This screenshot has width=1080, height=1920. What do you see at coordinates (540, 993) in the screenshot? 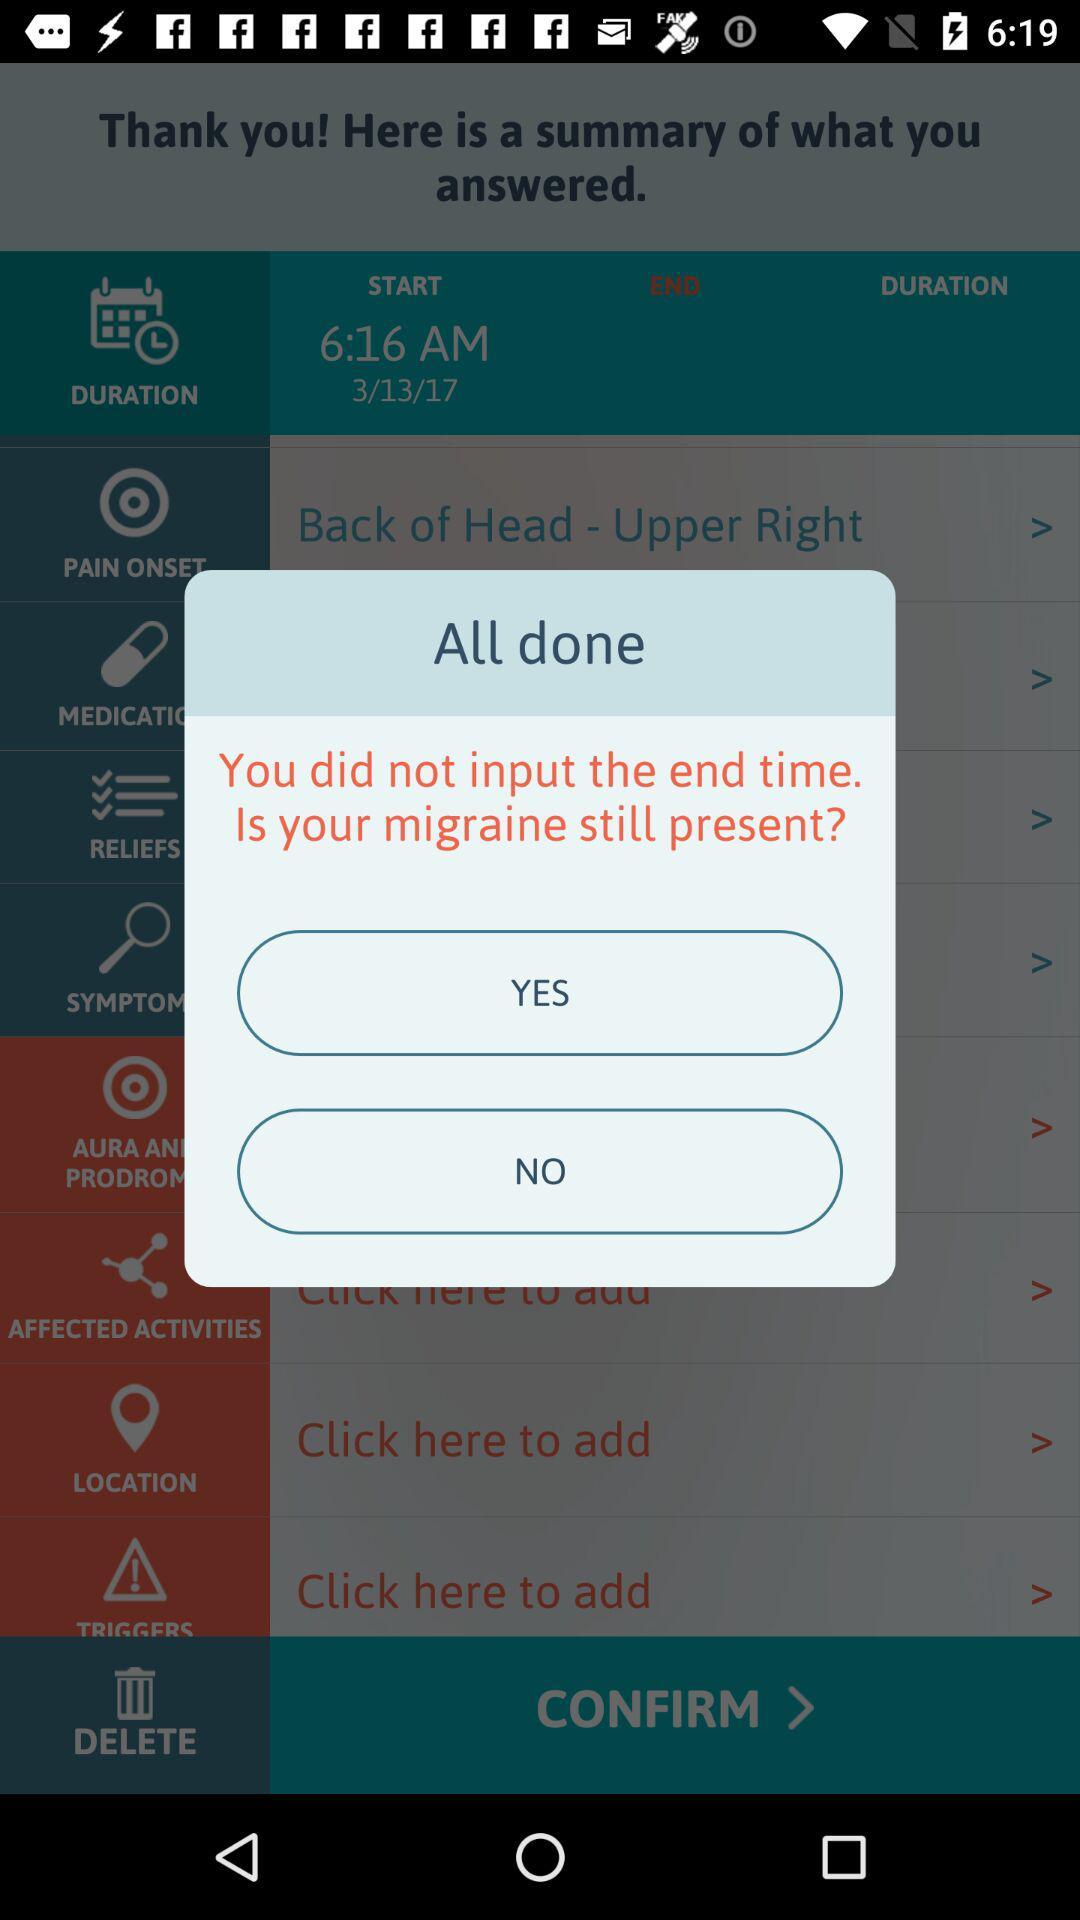
I see `item below the you did not app` at bounding box center [540, 993].